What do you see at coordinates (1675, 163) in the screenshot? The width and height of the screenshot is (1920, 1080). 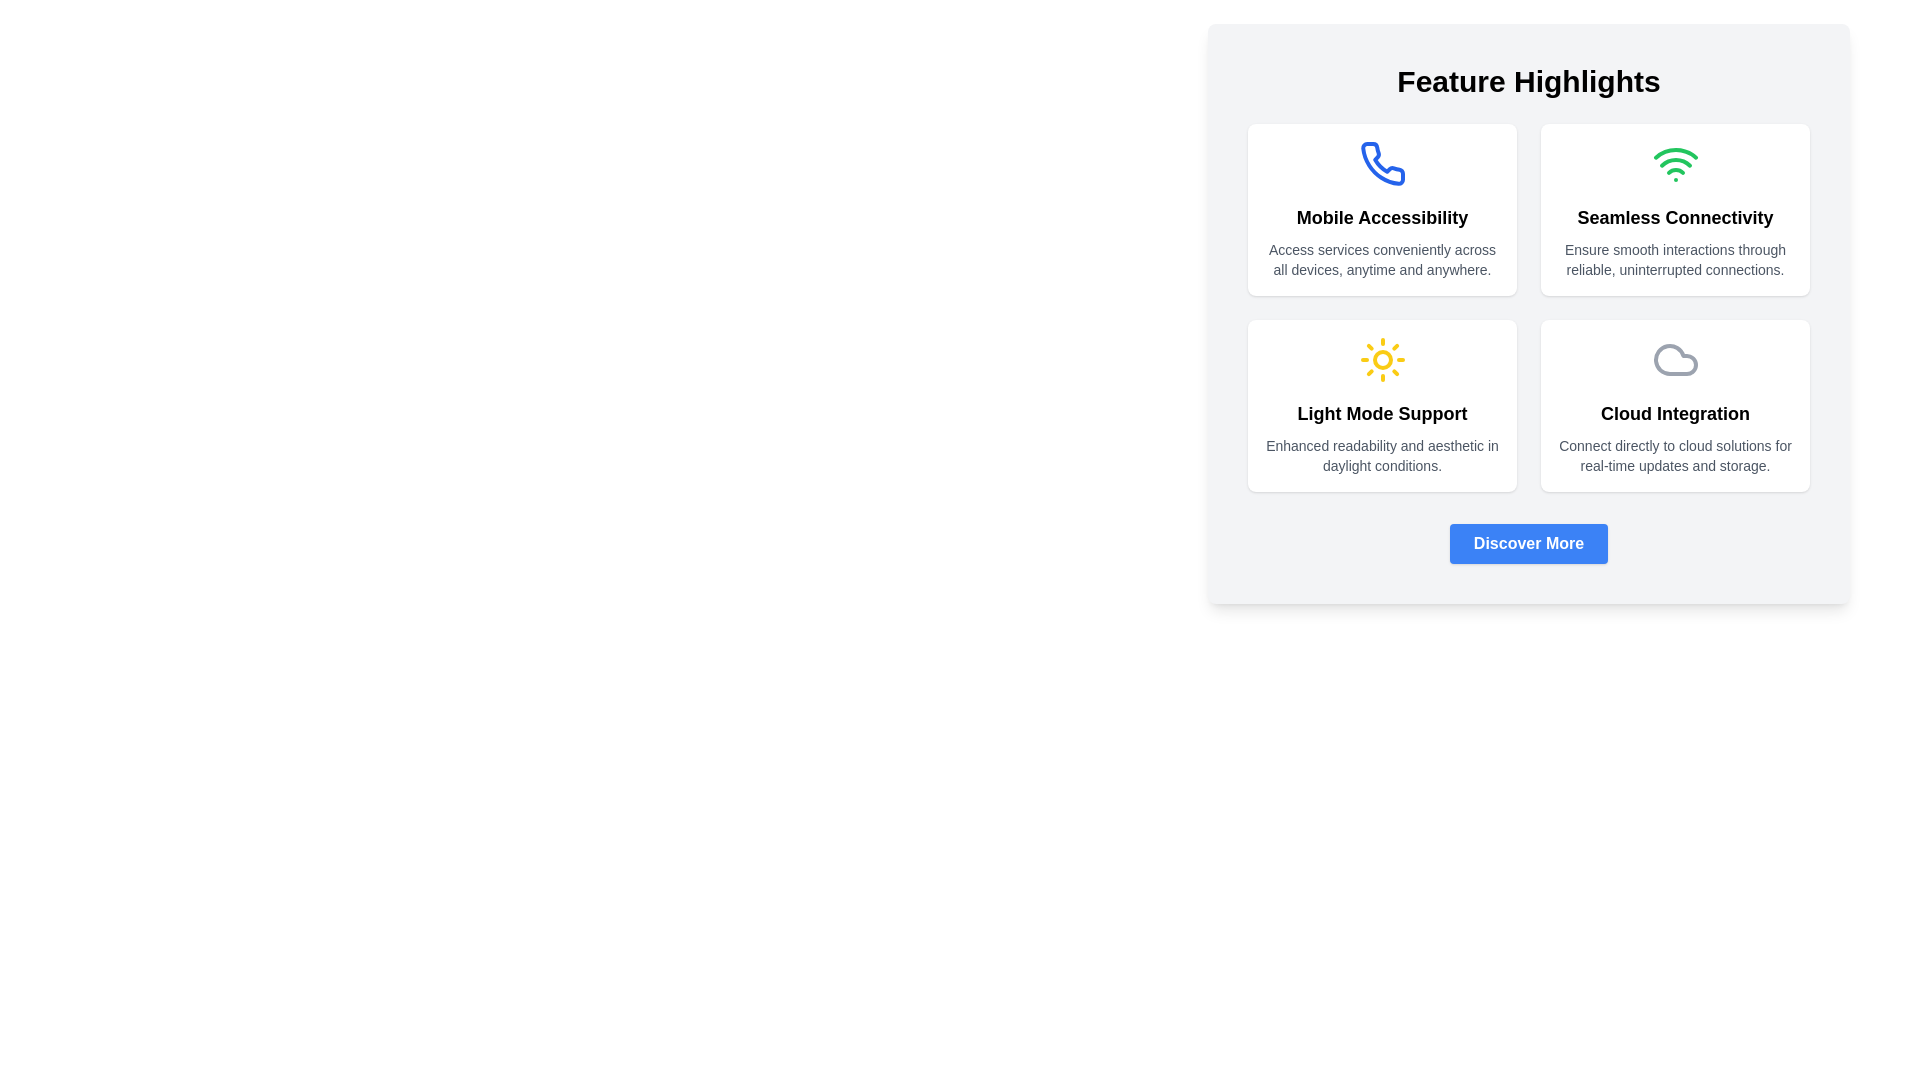 I see `the wireless connectivity icon located at the top of the 'Seamless Connectivity' card, which is centered horizontally above the card's title text` at bounding box center [1675, 163].